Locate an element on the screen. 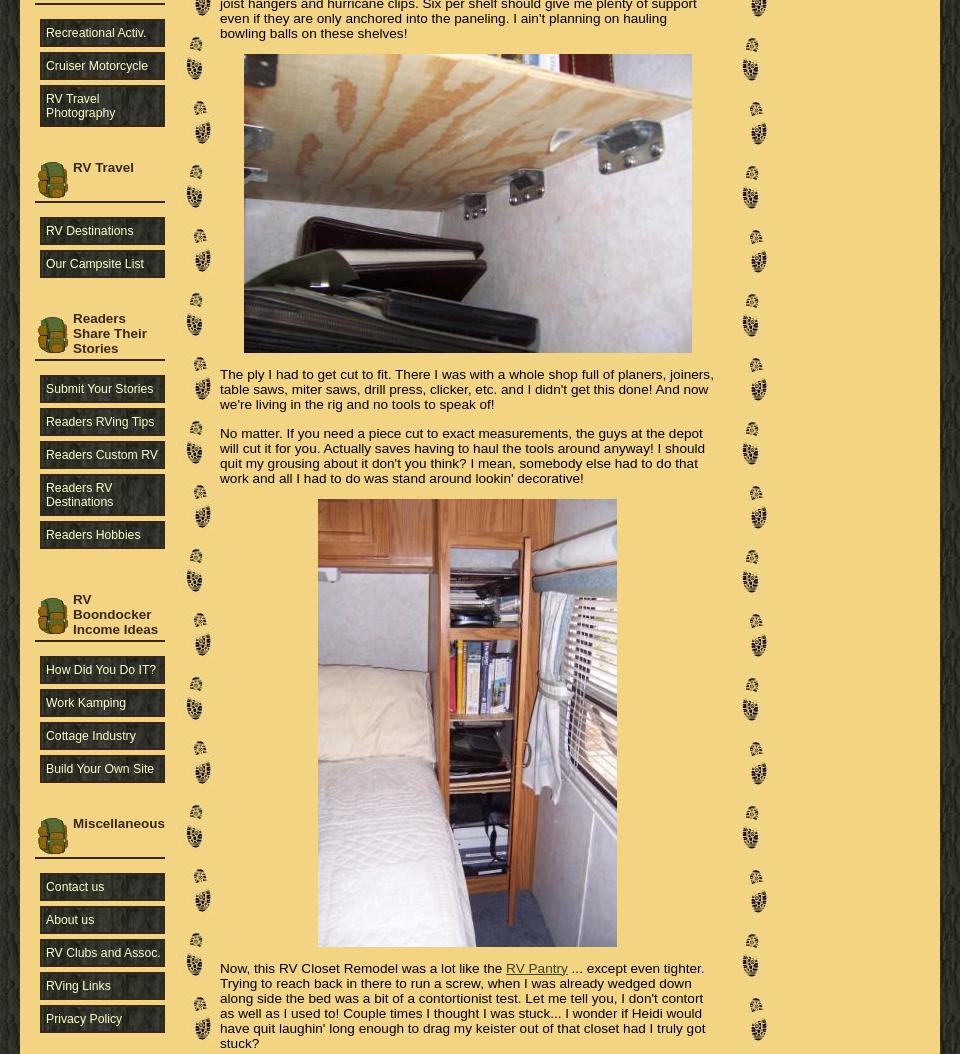 The width and height of the screenshot is (960, 1054). 'Cottage Industry' is located at coordinates (44, 733).